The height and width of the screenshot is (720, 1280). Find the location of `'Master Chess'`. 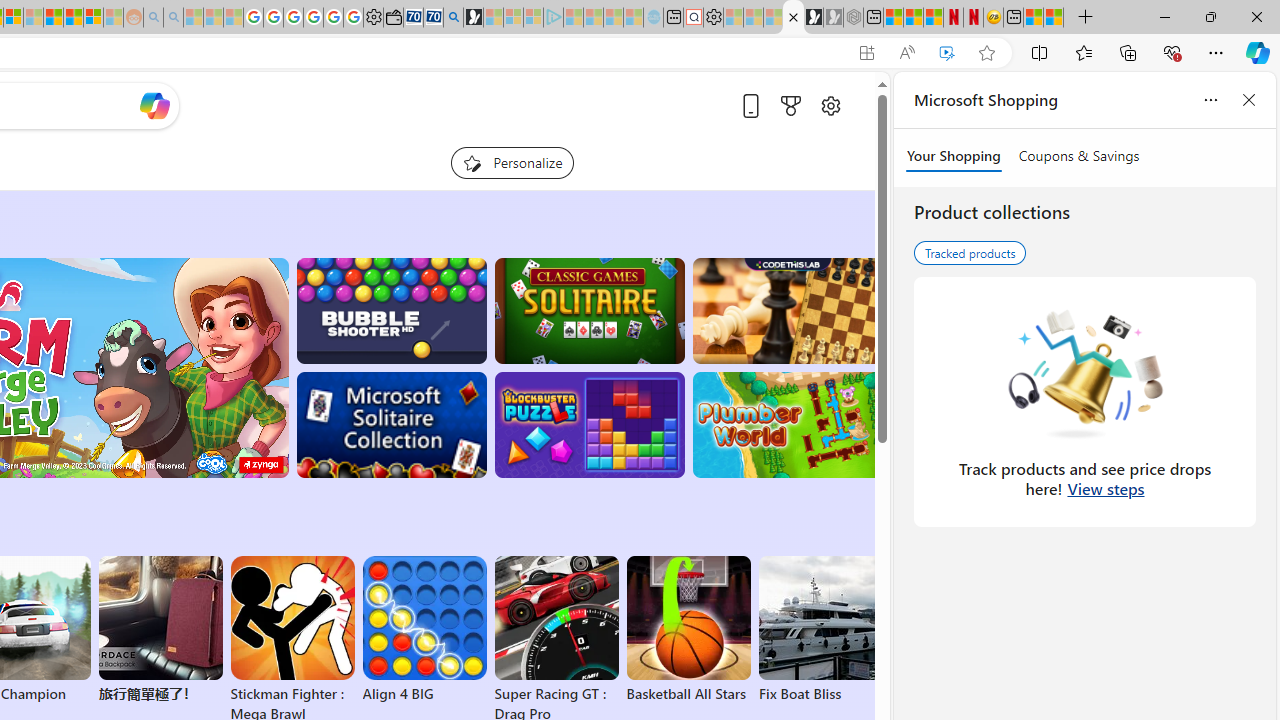

'Master Chess' is located at coordinates (786, 311).